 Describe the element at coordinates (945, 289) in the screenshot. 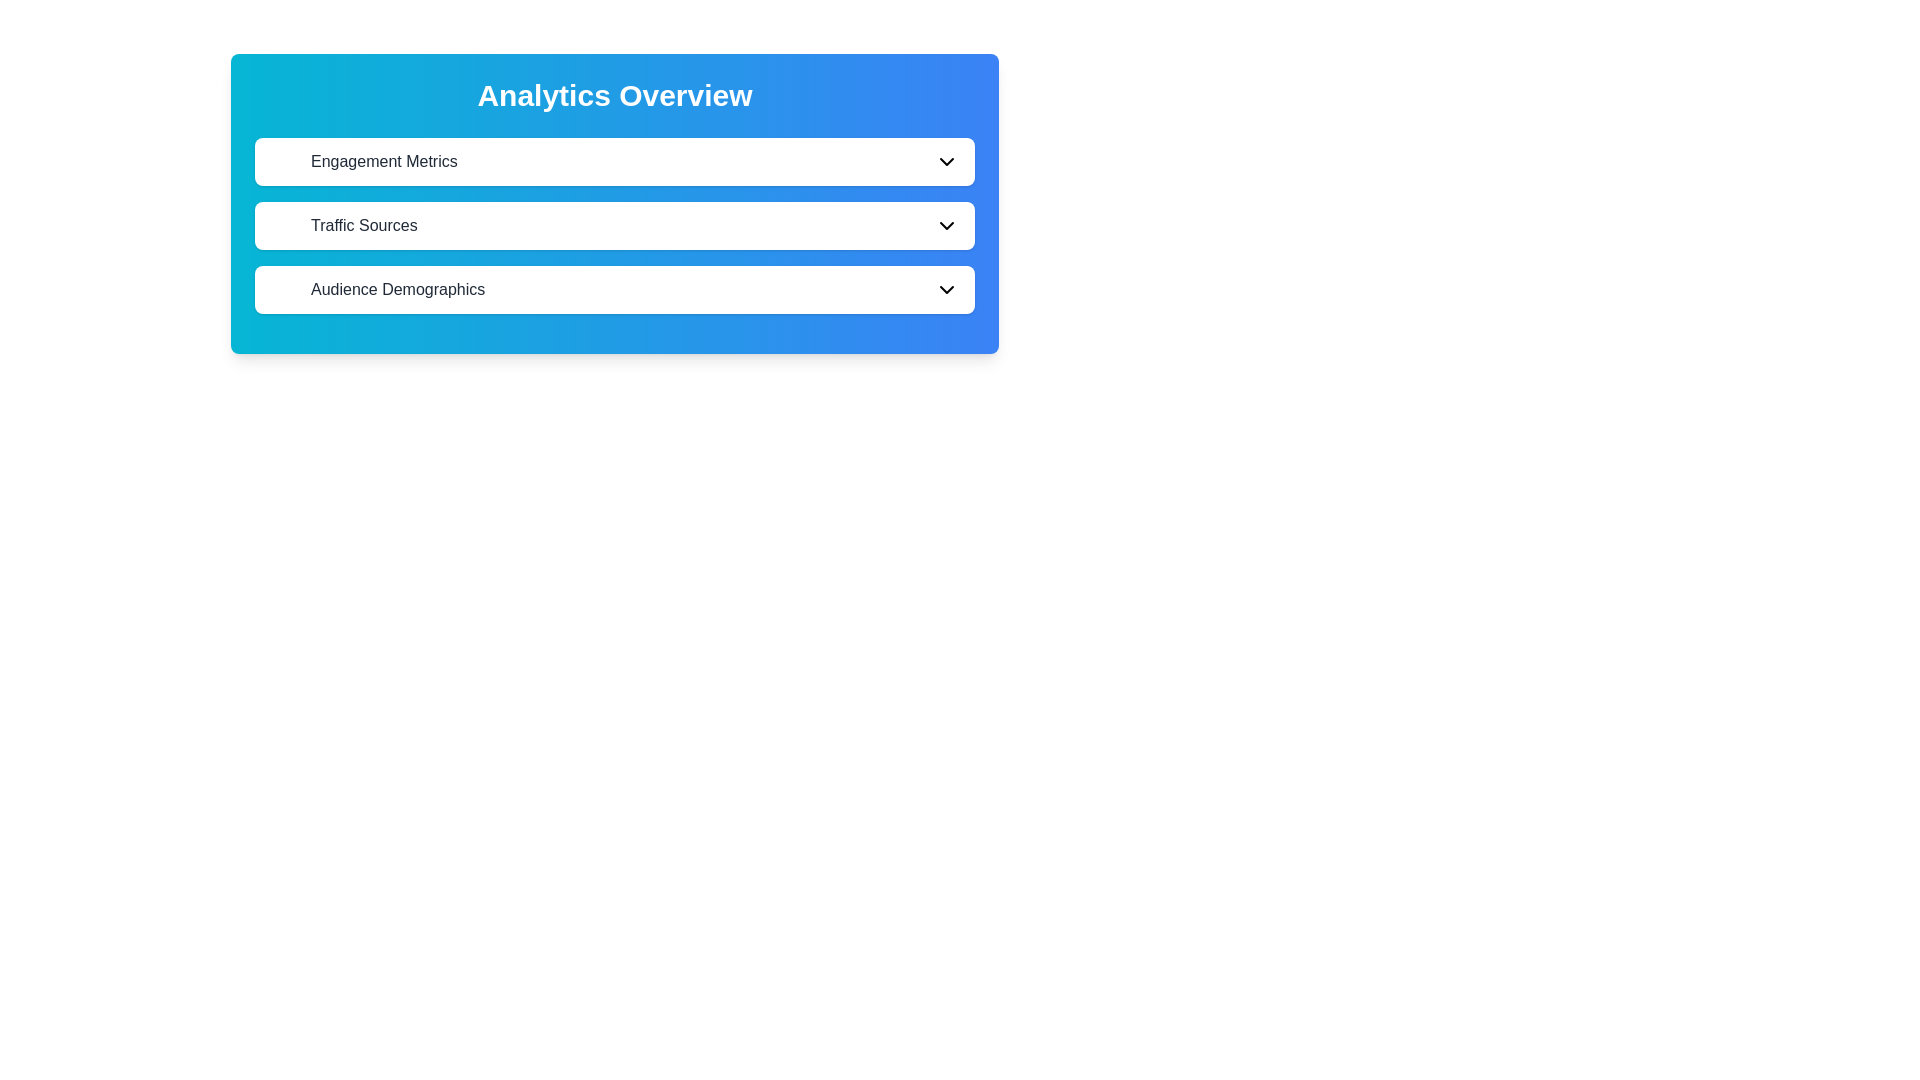

I see `the dropdown indicator icon located at the far right of the 'Audience Demographics' button` at that location.